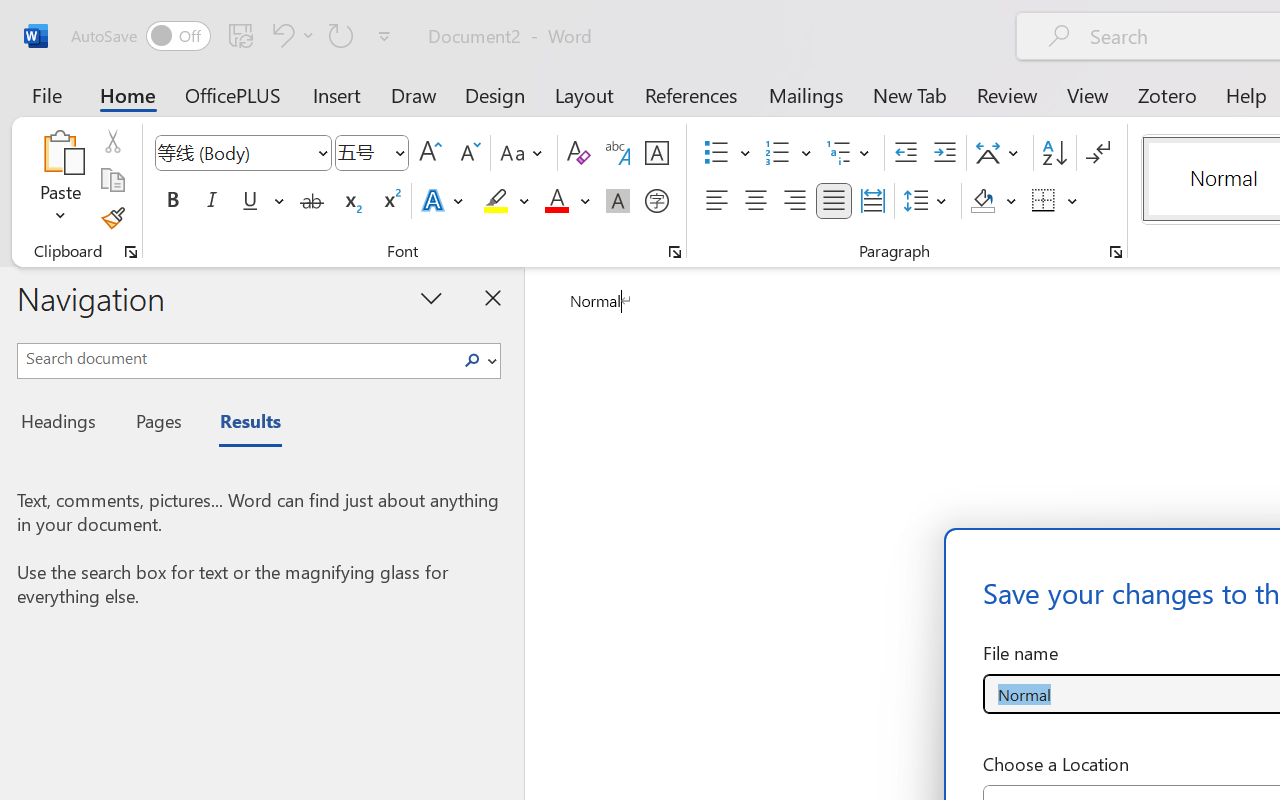 The image size is (1280, 800). What do you see at coordinates (155, 424) in the screenshot?
I see `'Pages'` at bounding box center [155, 424].